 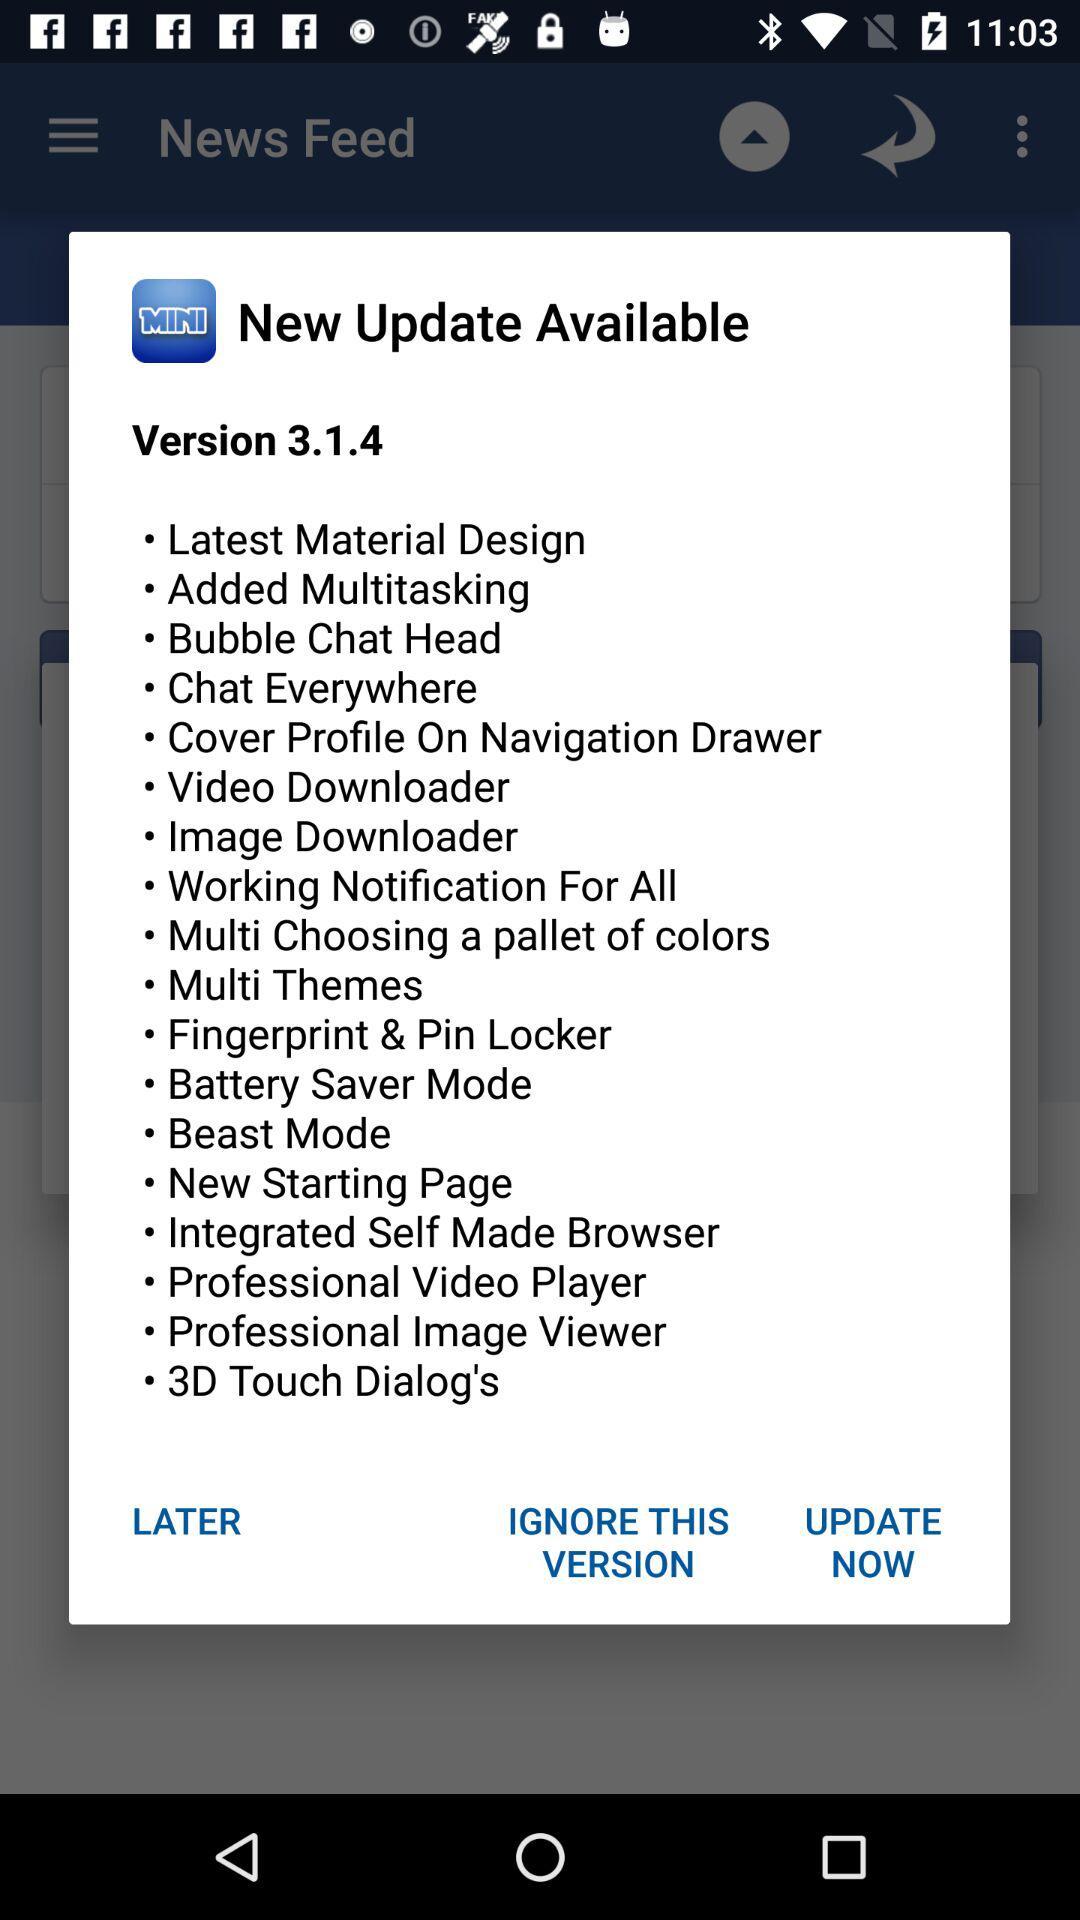 What do you see at coordinates (618, 1540) in the screenshot?
I see `icon to the right of later` at bounding box center [618, 1540].